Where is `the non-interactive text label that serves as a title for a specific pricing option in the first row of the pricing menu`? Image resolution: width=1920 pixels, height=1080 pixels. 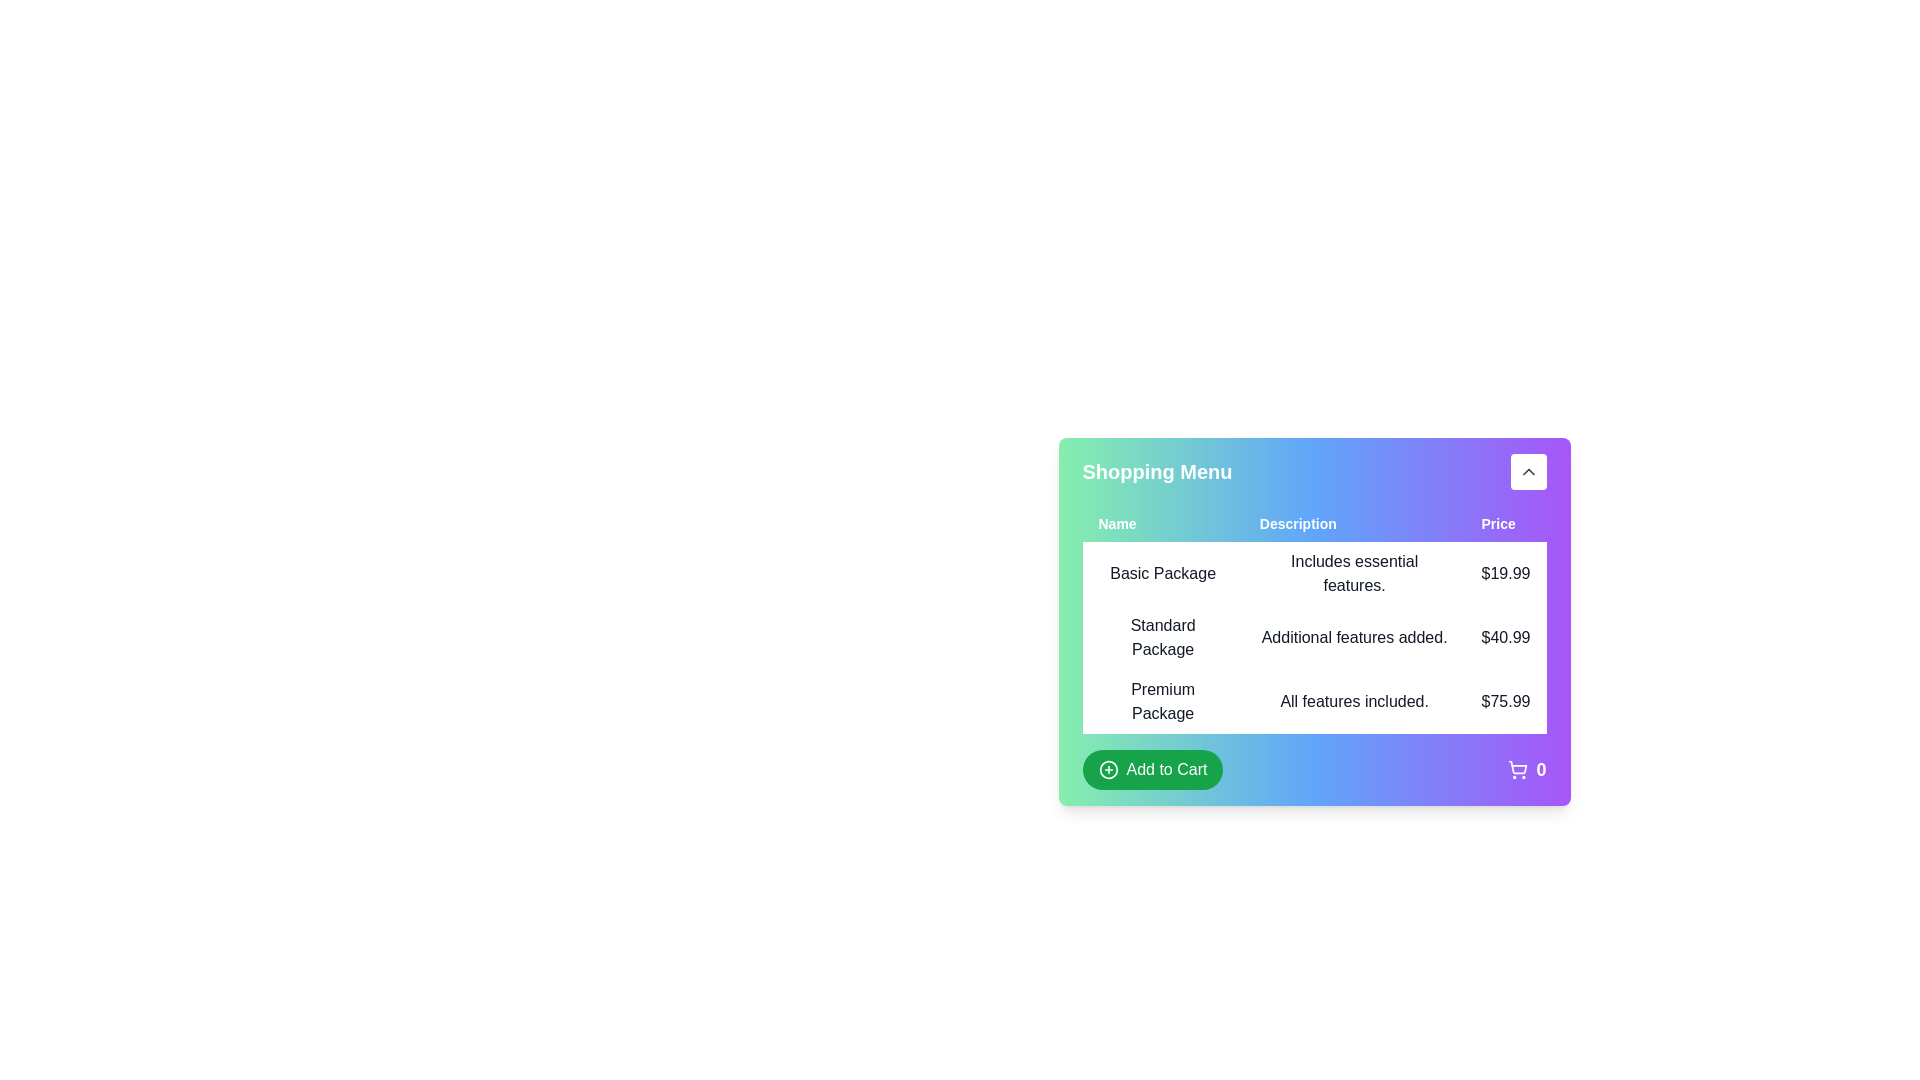 the non-interactive text label that serves as a title for a specific pricing option in the first row of the pricing menu is located at coordinates (1163, 574).